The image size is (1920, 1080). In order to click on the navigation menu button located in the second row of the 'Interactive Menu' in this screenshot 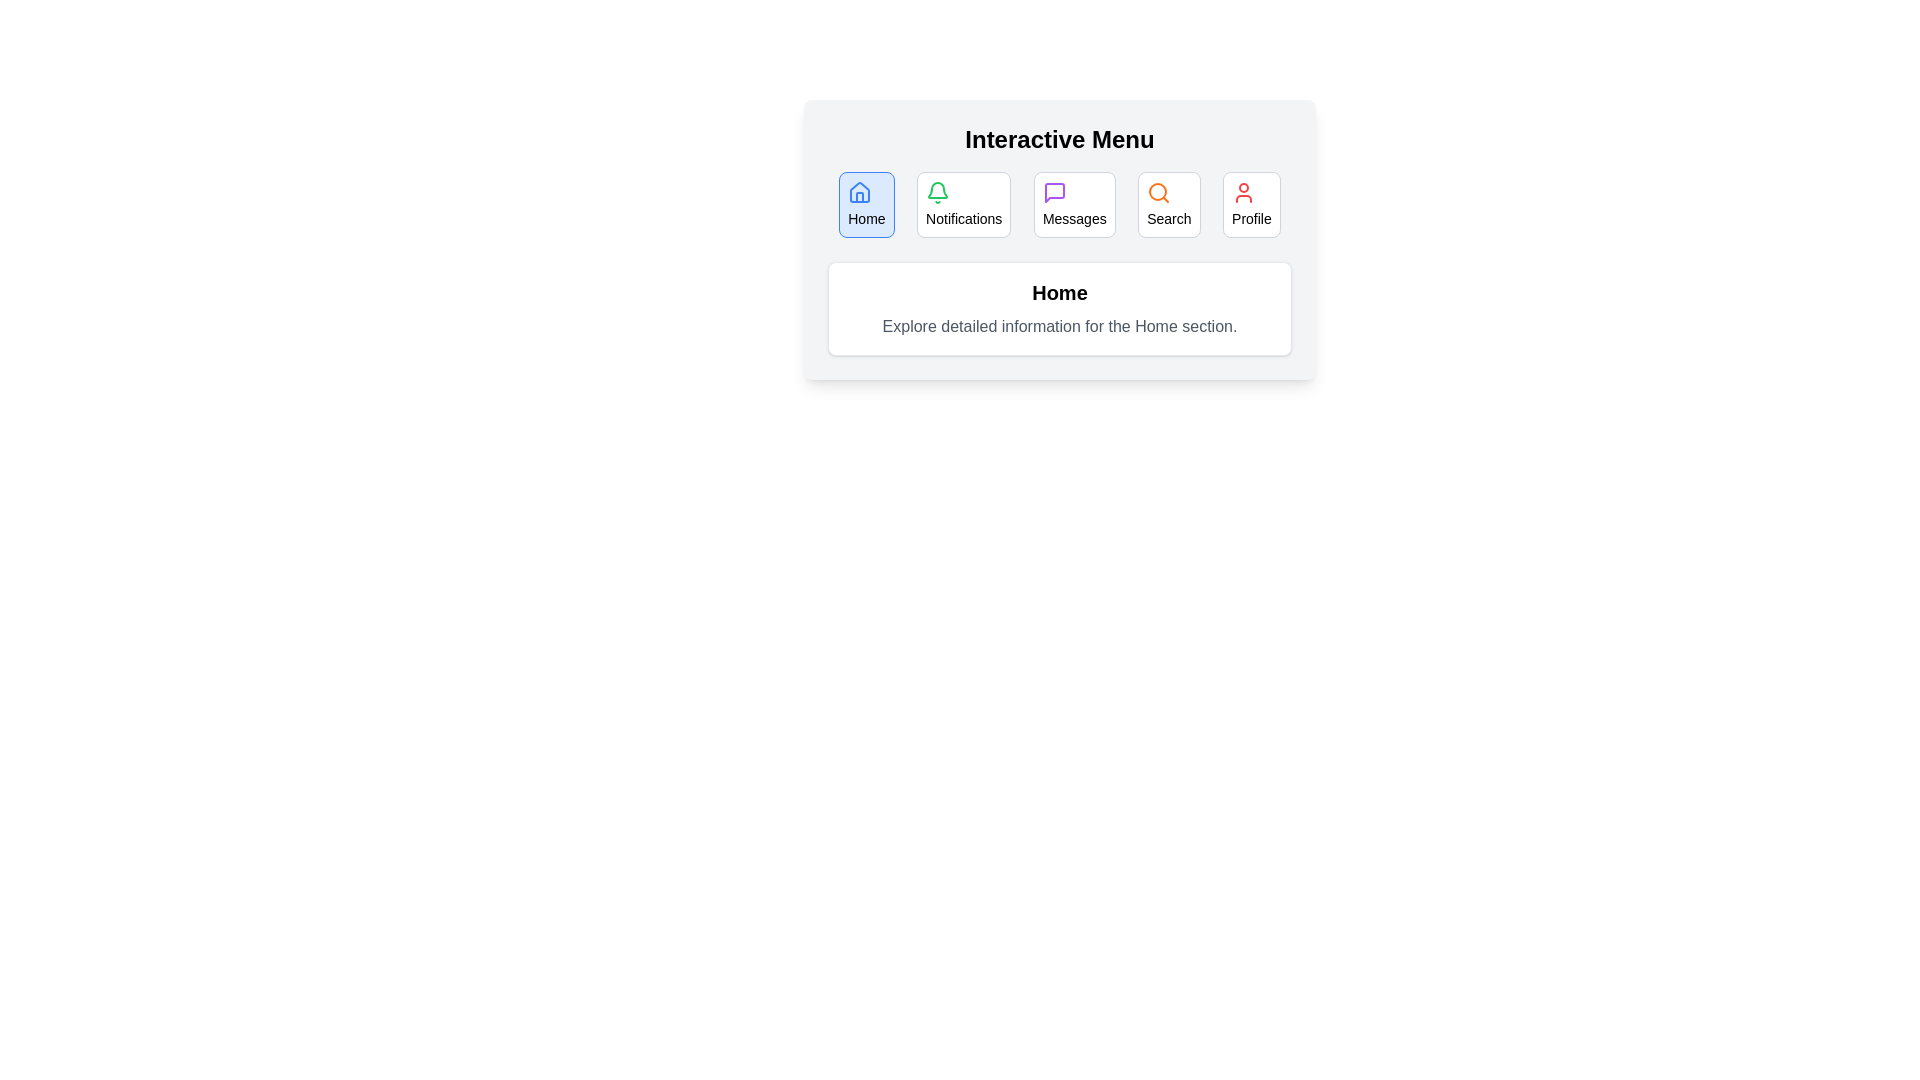, I will do `click(1059, 204)`.